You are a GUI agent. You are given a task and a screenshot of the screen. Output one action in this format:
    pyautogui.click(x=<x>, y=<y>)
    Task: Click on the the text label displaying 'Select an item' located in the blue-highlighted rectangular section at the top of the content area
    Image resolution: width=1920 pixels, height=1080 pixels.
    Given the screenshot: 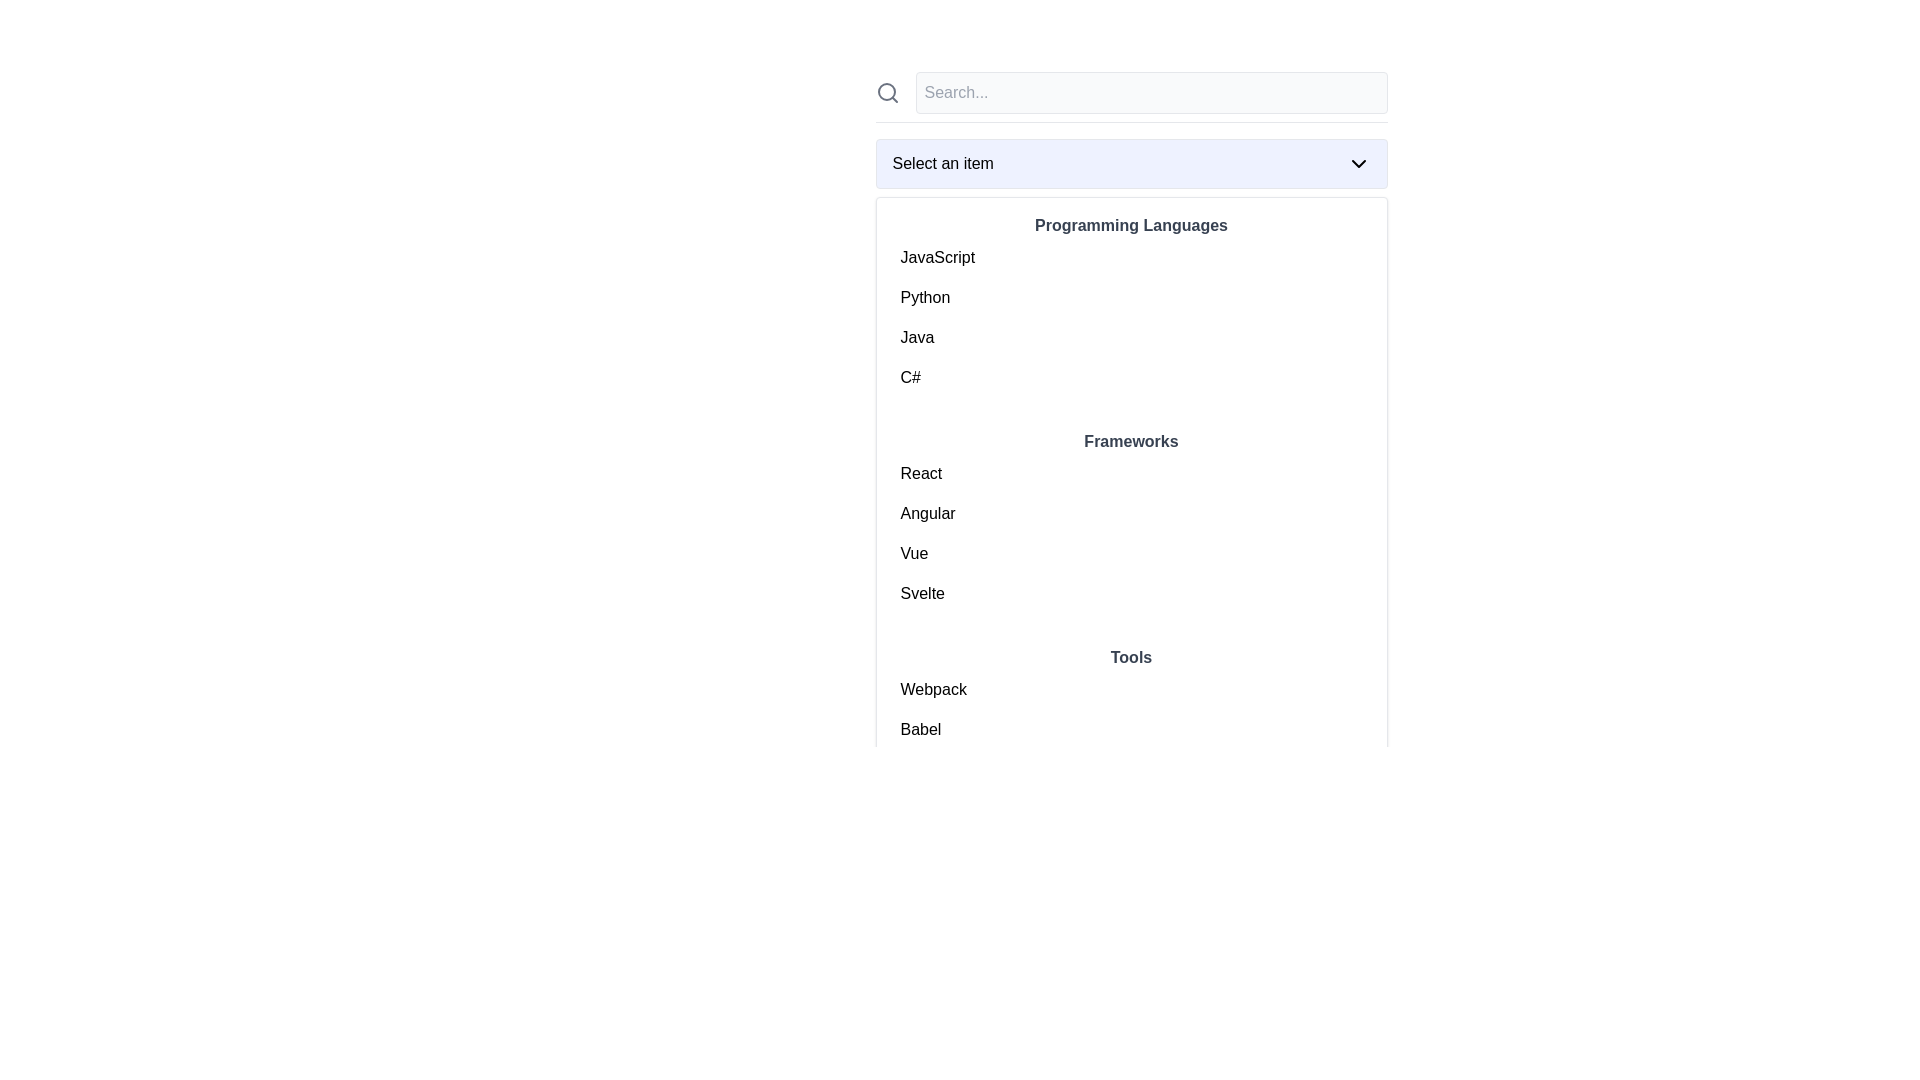 What is the action you would take?
    pyautogui.click(x=942, y=163)
    